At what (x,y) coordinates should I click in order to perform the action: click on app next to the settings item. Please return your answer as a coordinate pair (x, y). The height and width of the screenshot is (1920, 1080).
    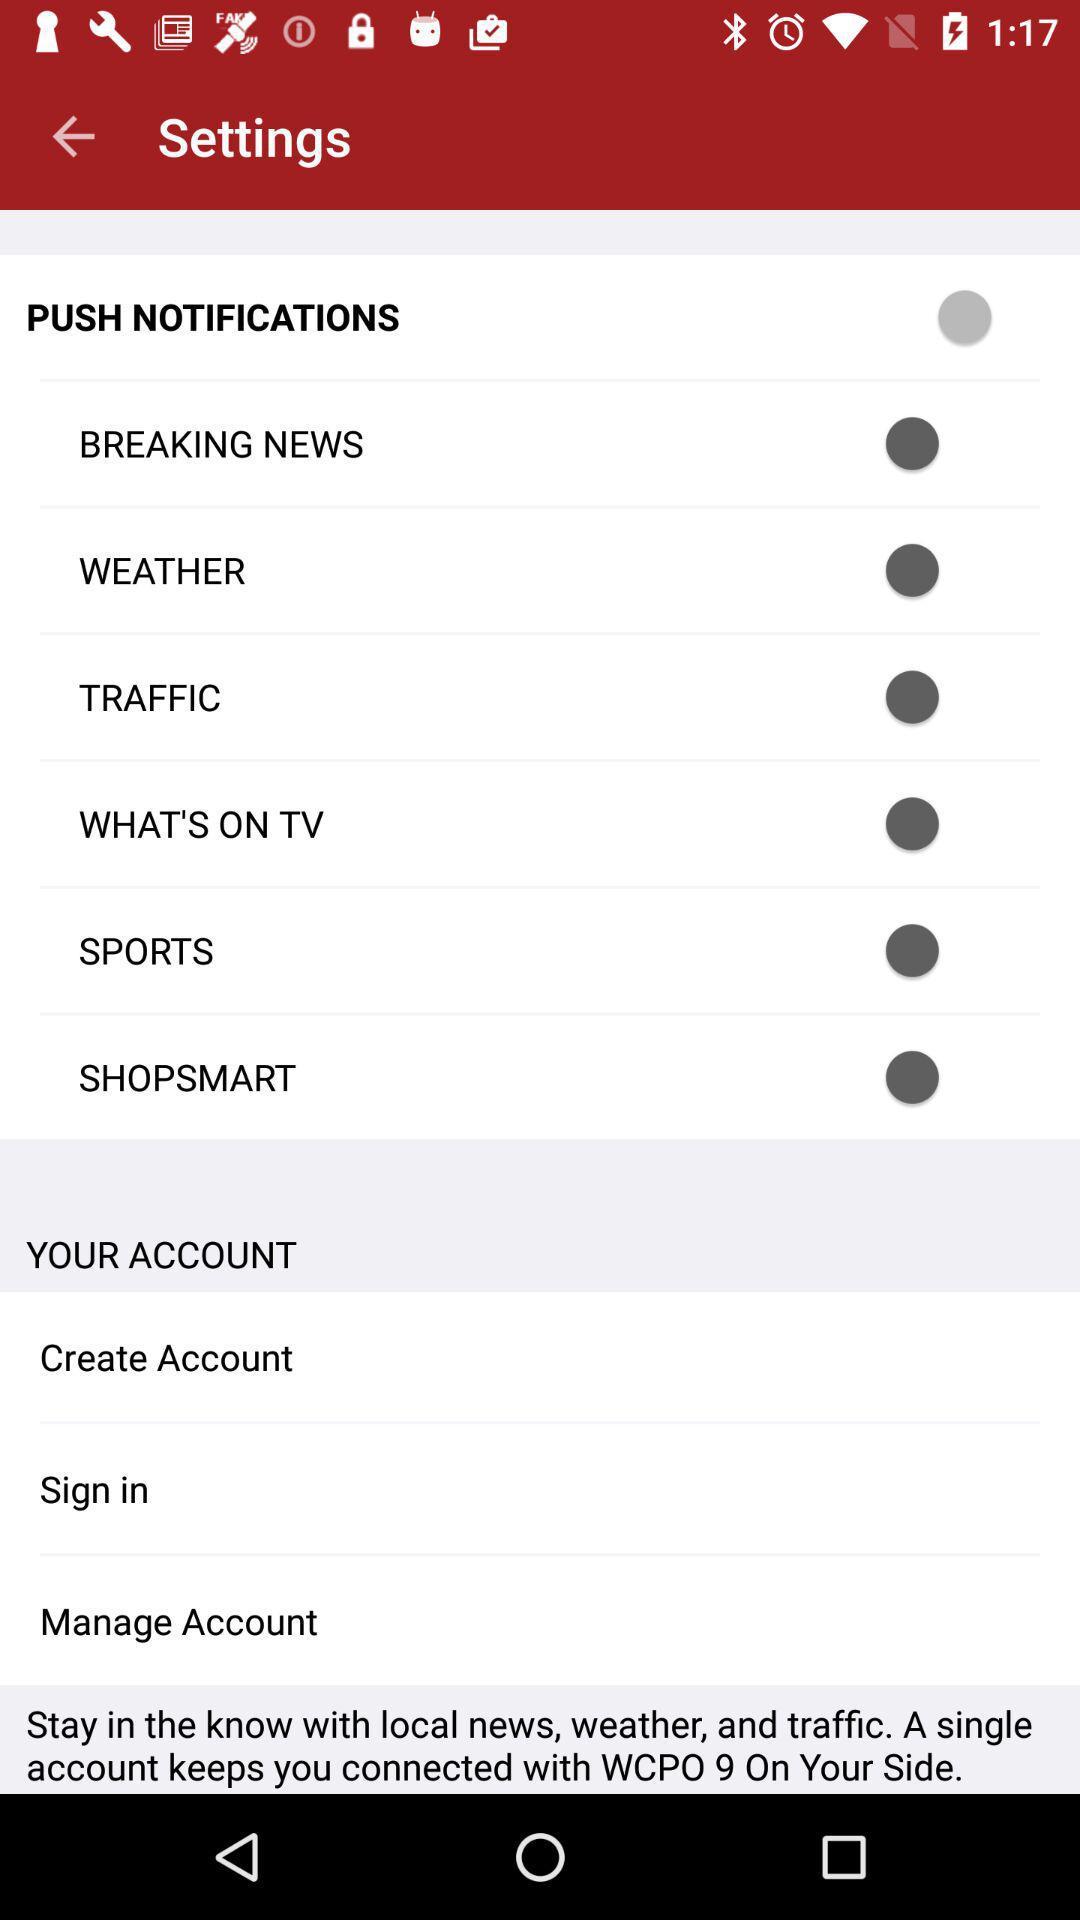
    Looking at the image, I should click on (72, 135).